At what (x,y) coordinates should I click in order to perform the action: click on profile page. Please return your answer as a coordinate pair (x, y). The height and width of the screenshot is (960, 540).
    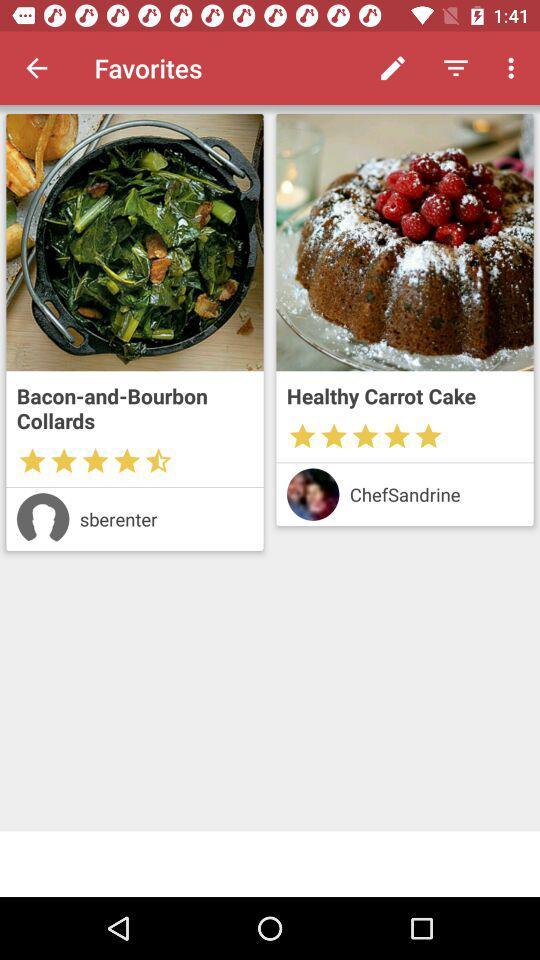
    Looking at the image, I should click on (313, 493).